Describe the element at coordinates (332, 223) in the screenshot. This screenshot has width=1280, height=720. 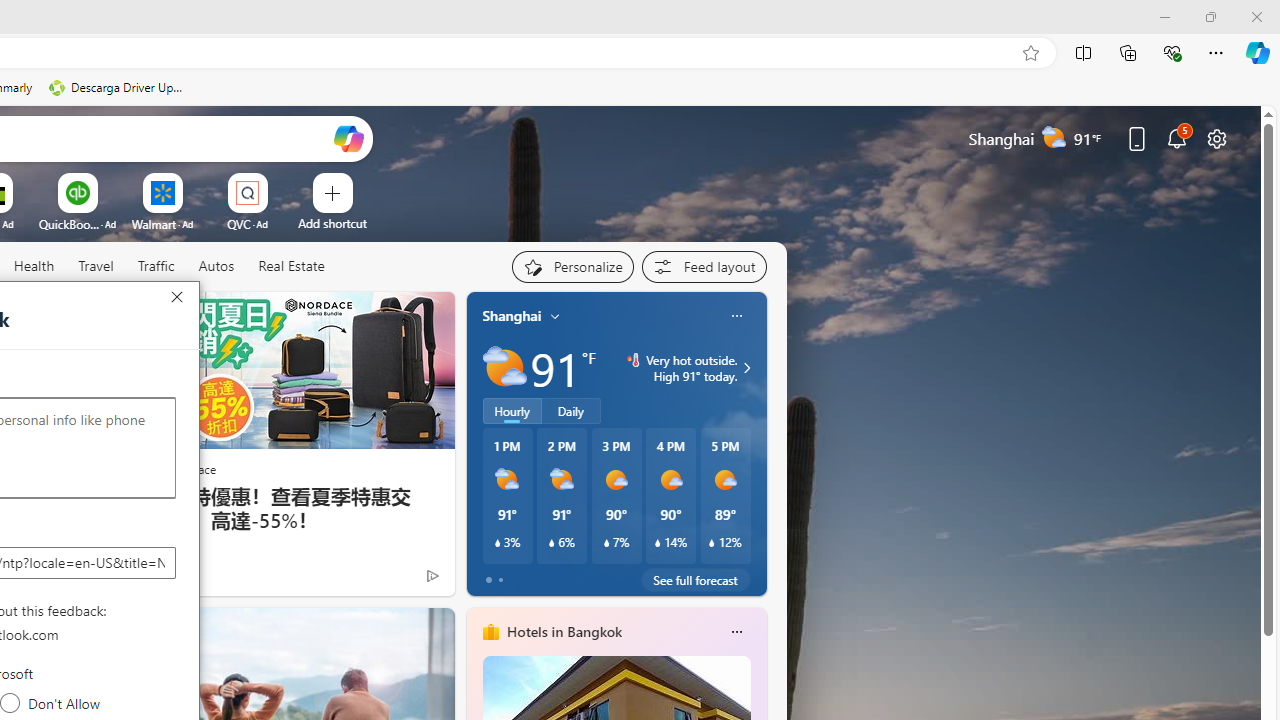
I see `'Add a site'` at that location.